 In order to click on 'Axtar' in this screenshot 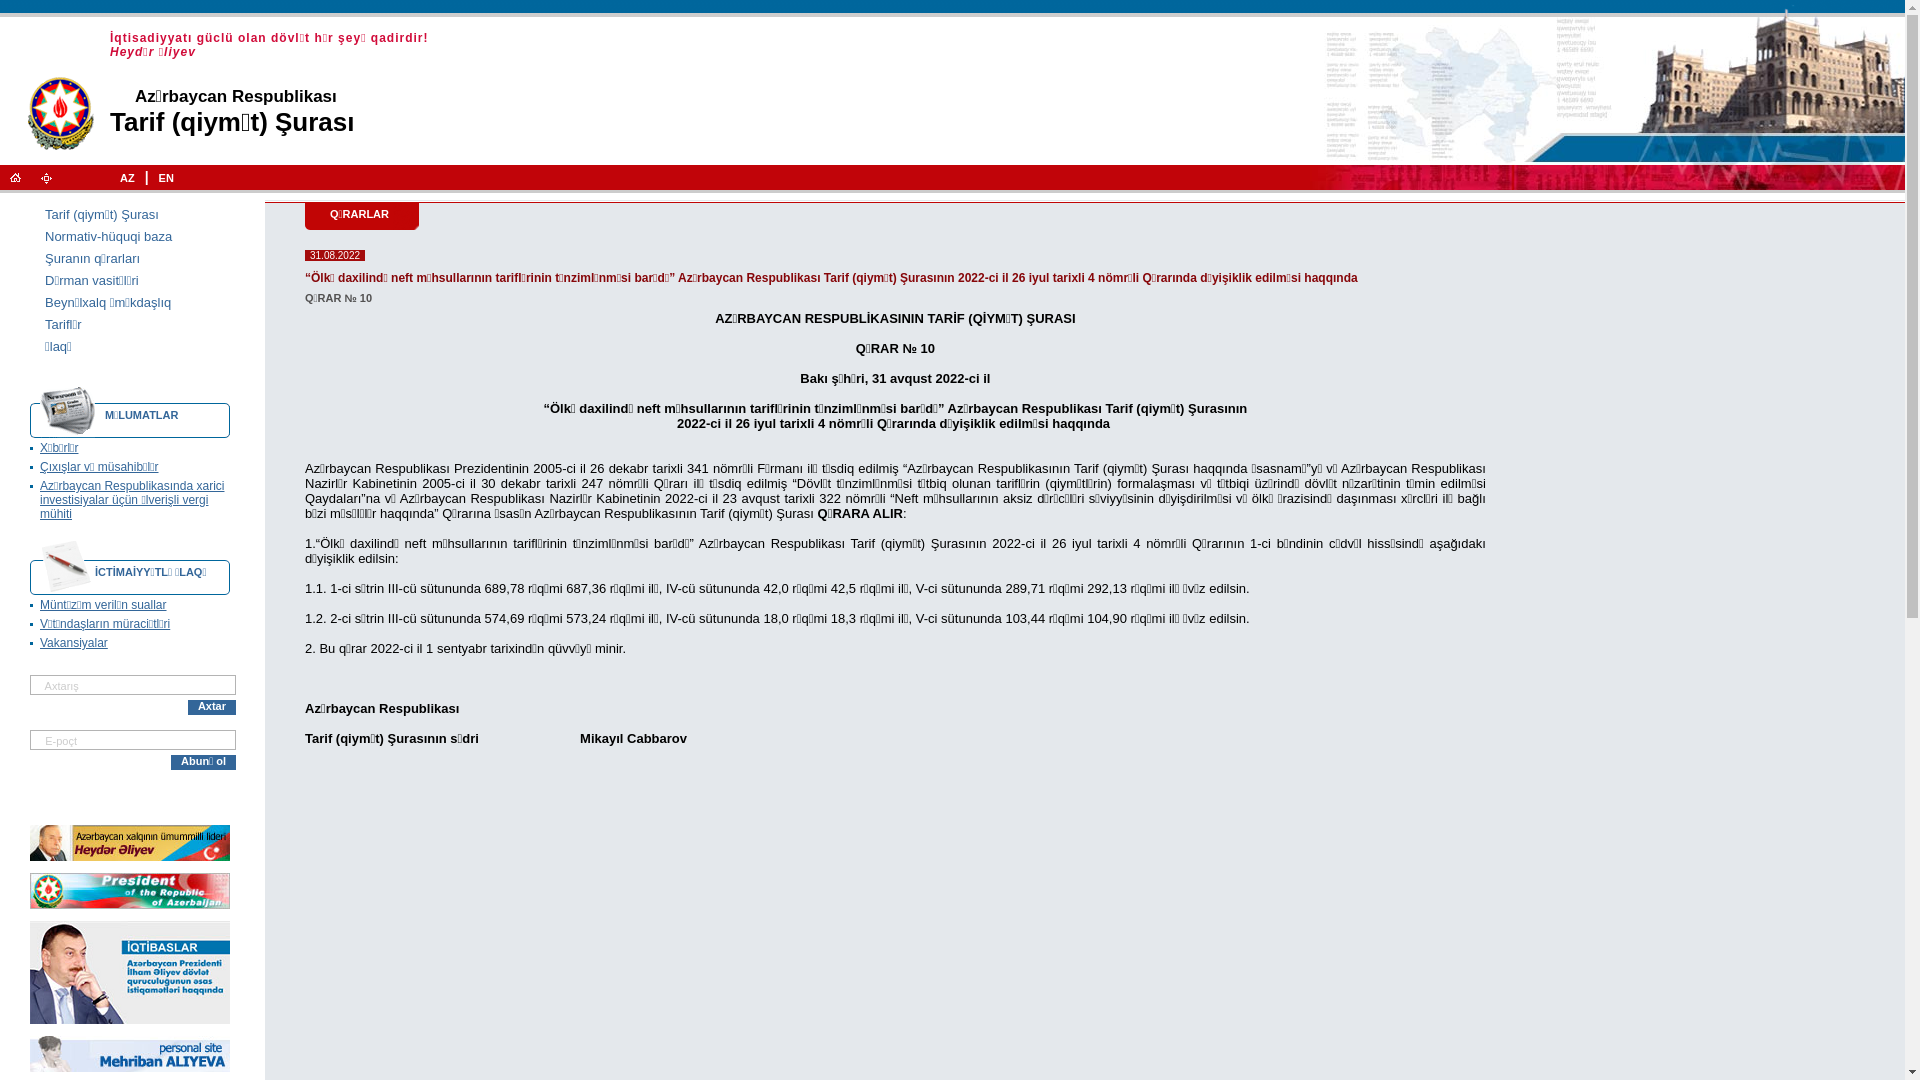, I will do `click(211, 706)`.